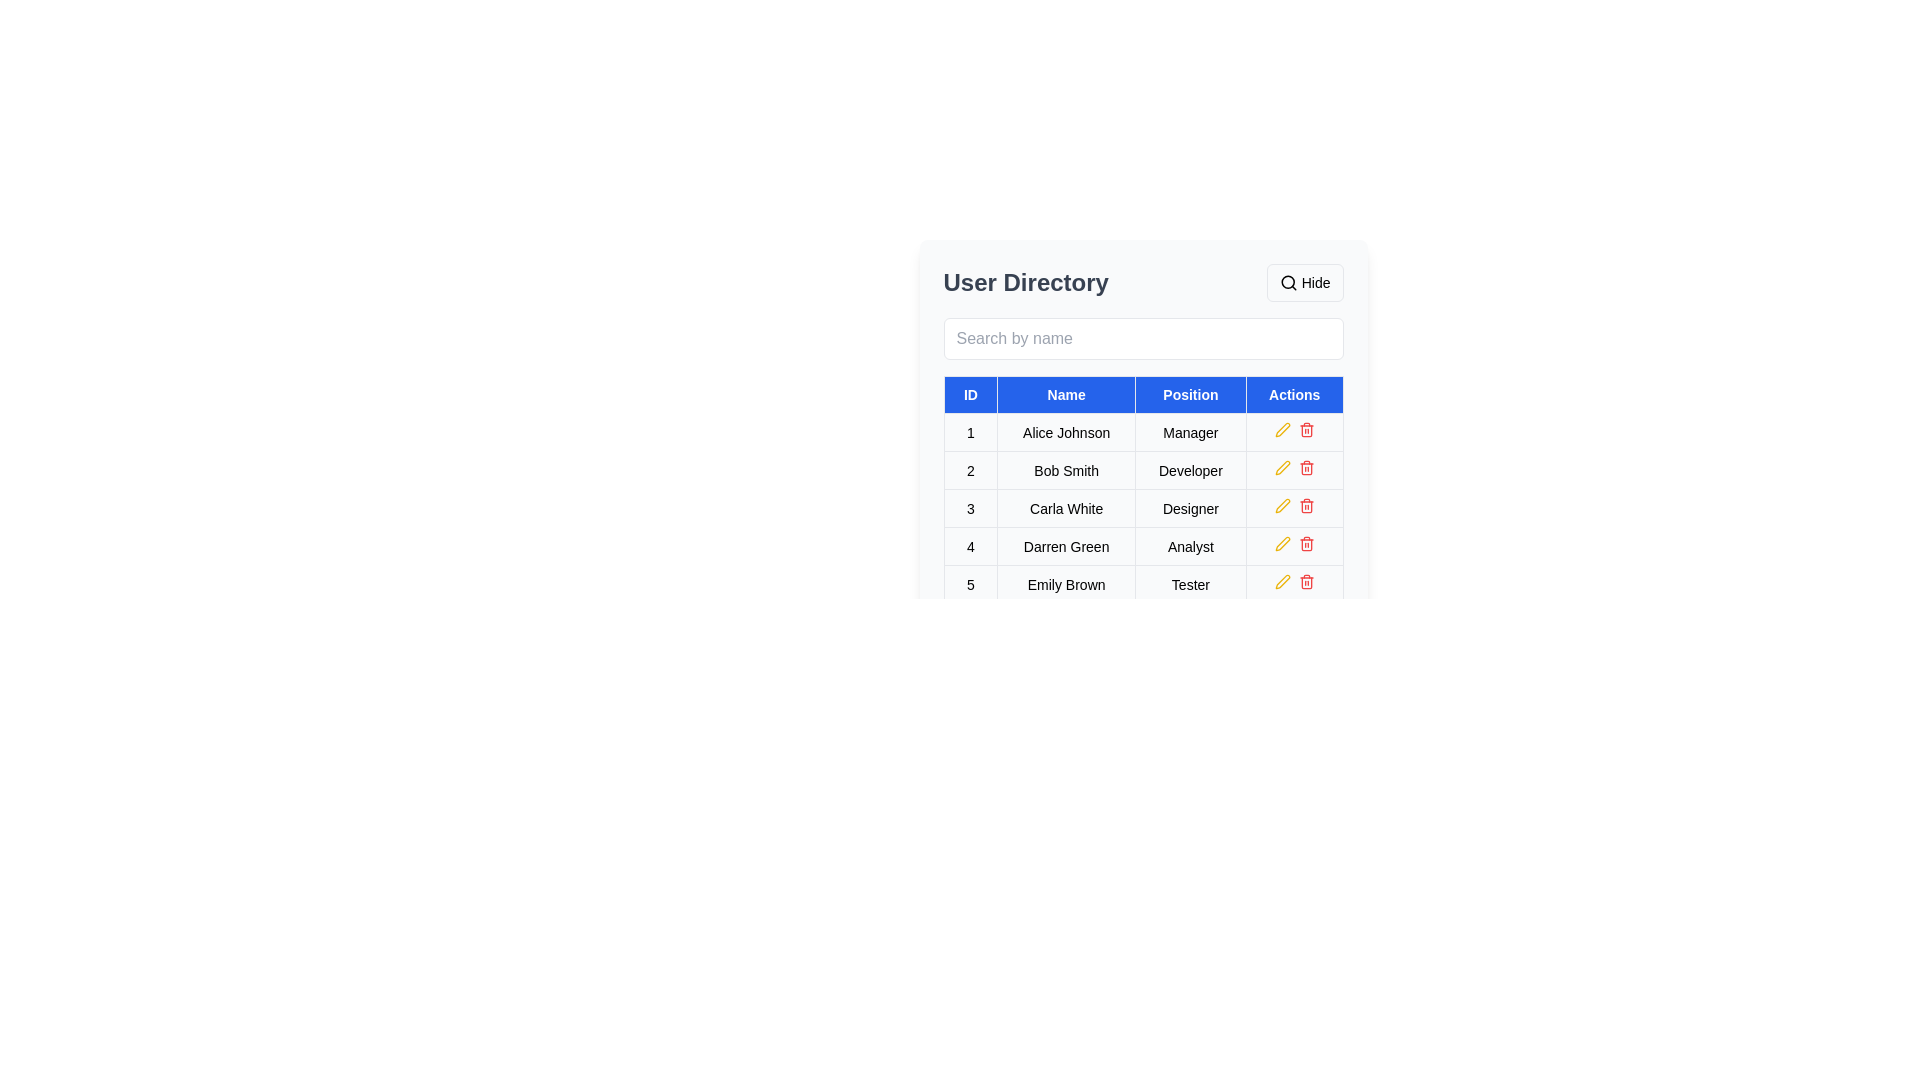 The image size is (1920, 1080). Describe the element at coordinates (1306, 582) in the screenshot. I see `the delete button located in the Actions column of the fifth row of the User Directory interface` at that location.